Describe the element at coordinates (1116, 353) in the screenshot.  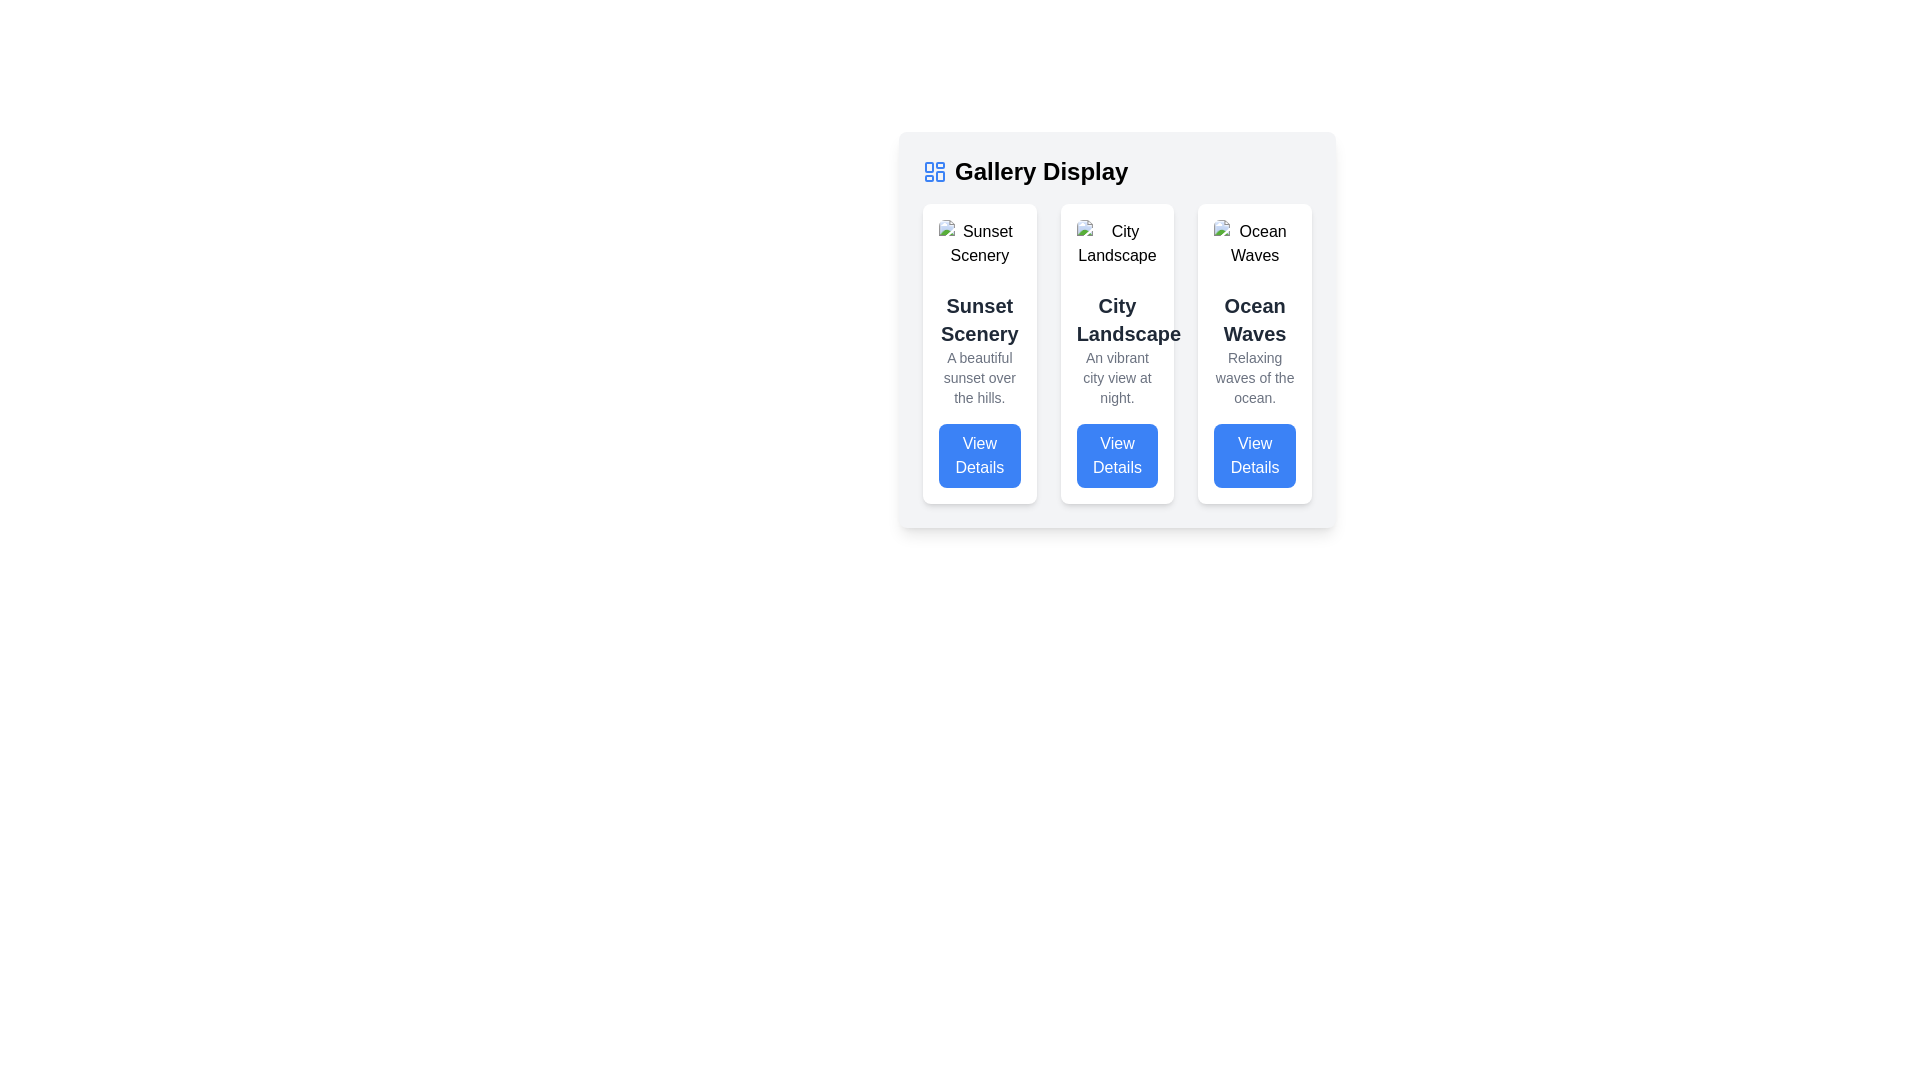
I see `the second card in the grid layout that features a white background, rounded corners, and a blue button labeled 'View Details'` at that location.